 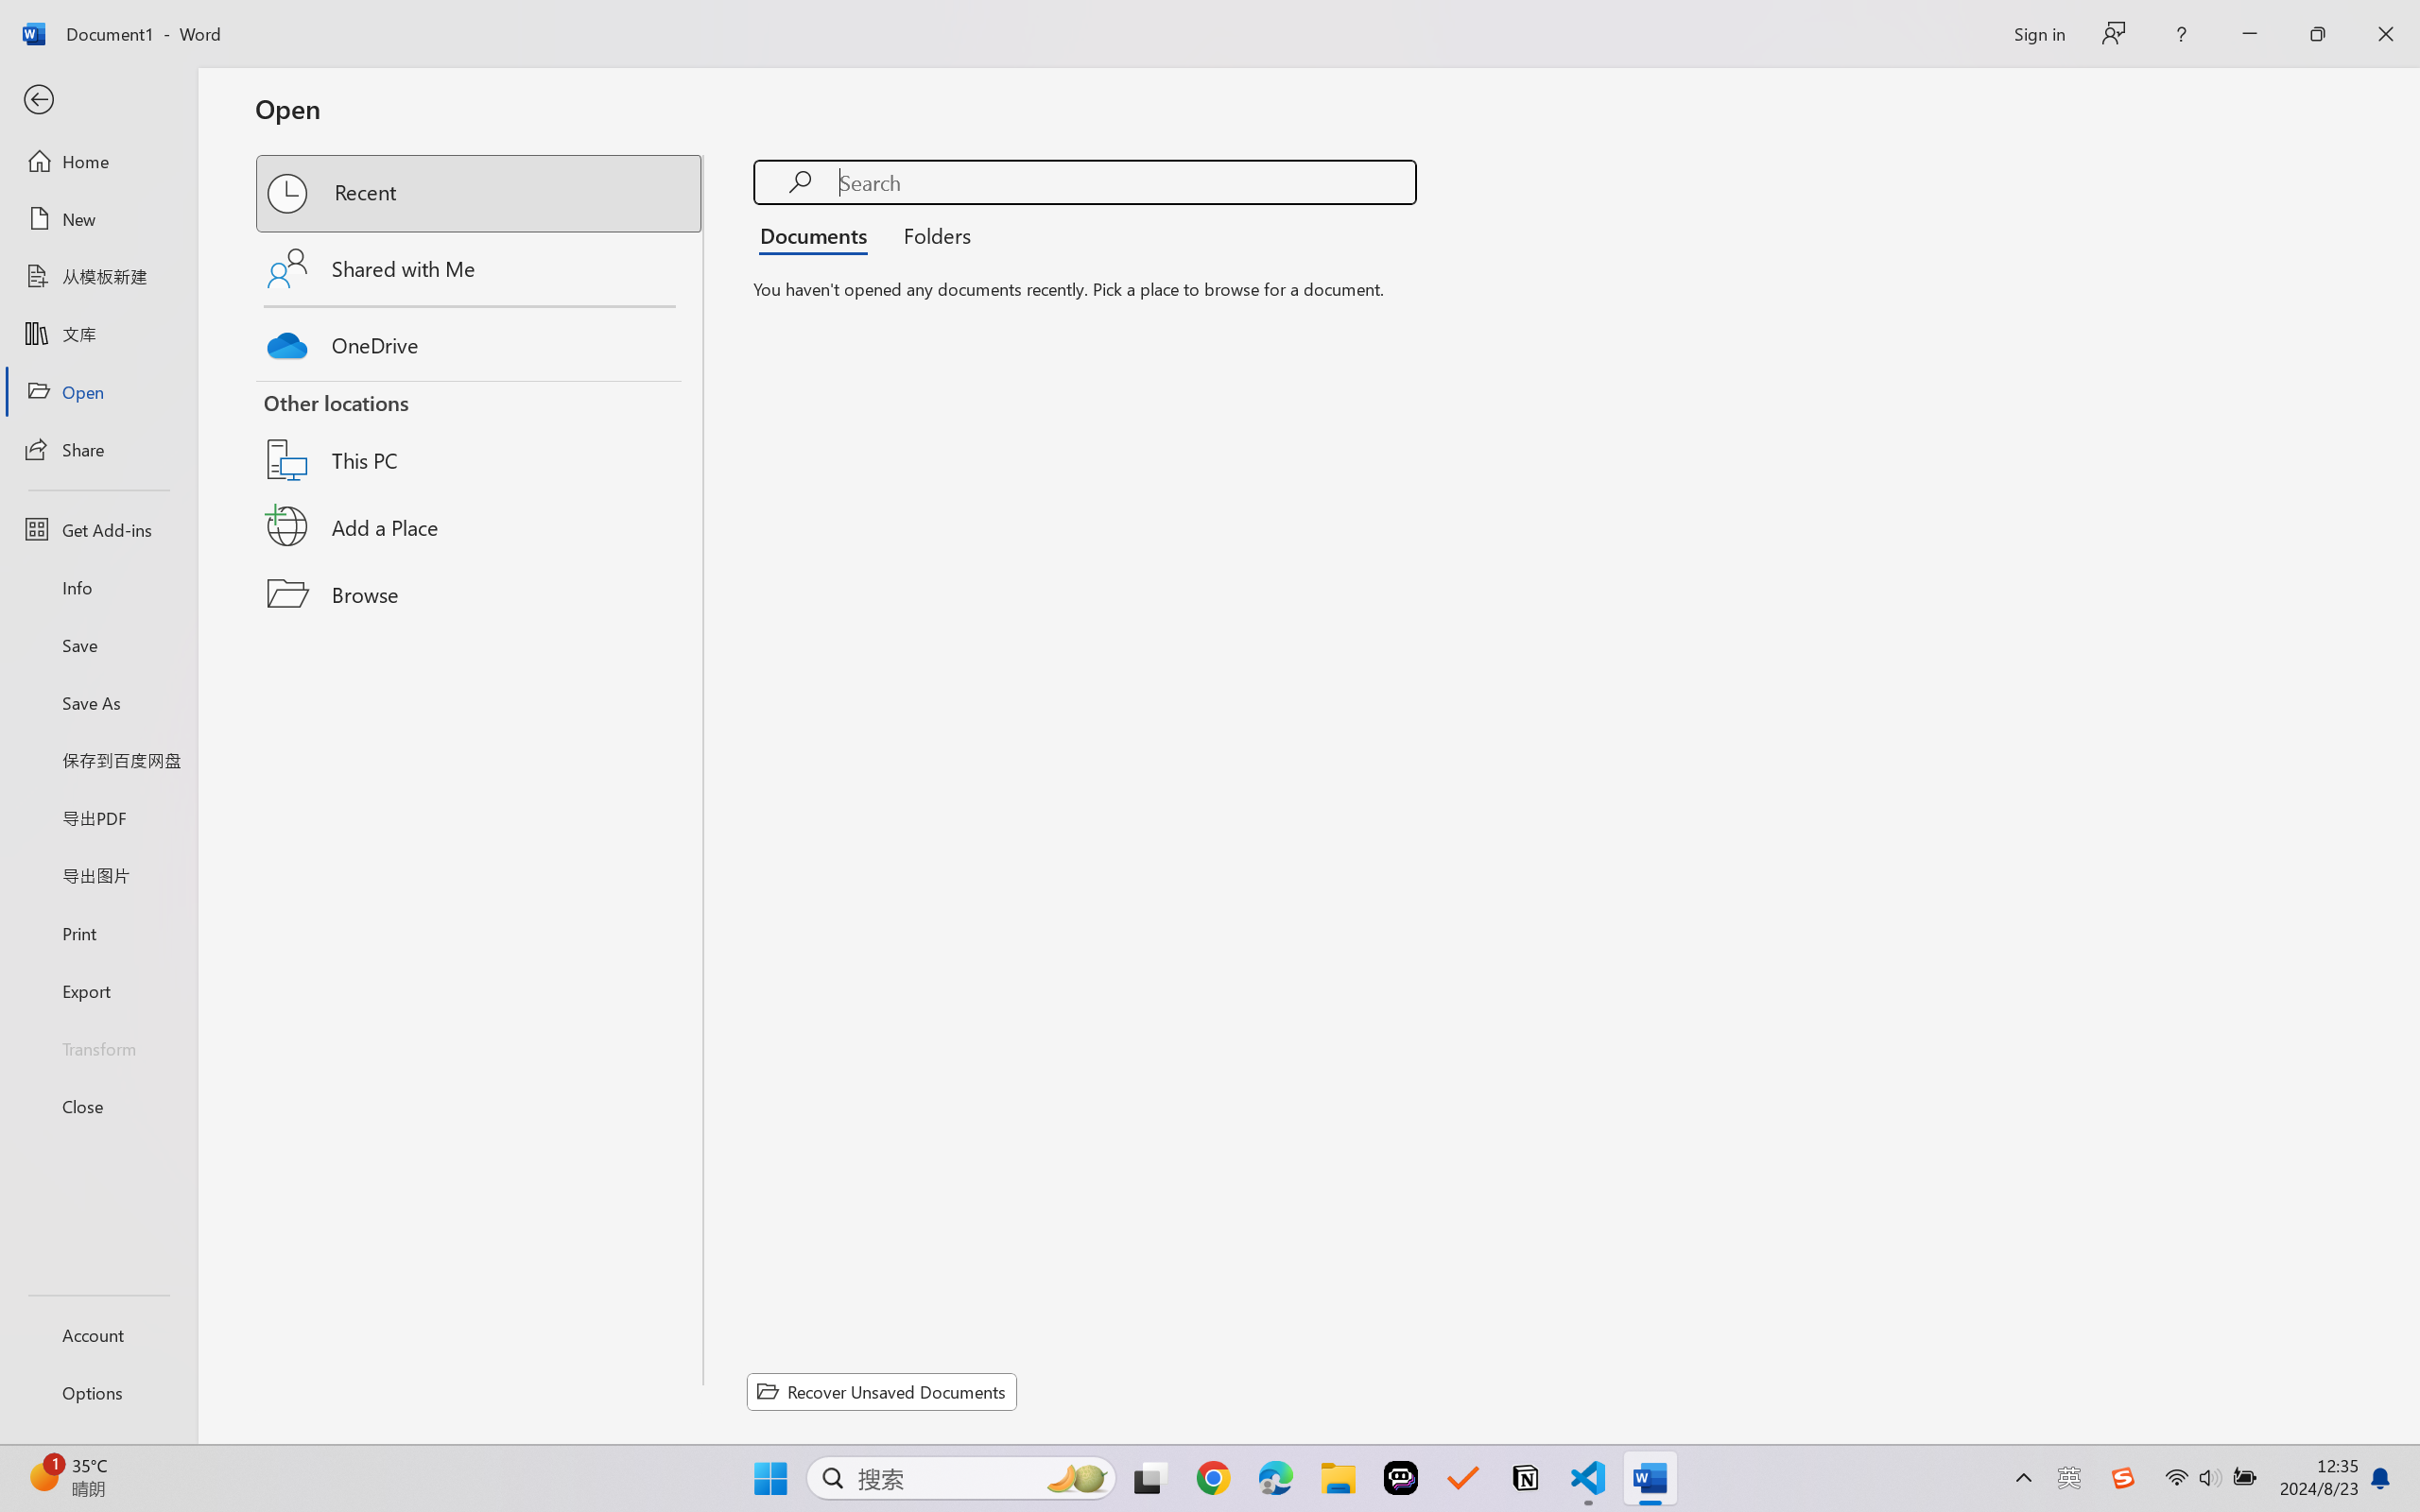 What do you see at coordinates (480, 340) in the screenshot?
I see `'OneDrive'` at bounding box center [480, 340].